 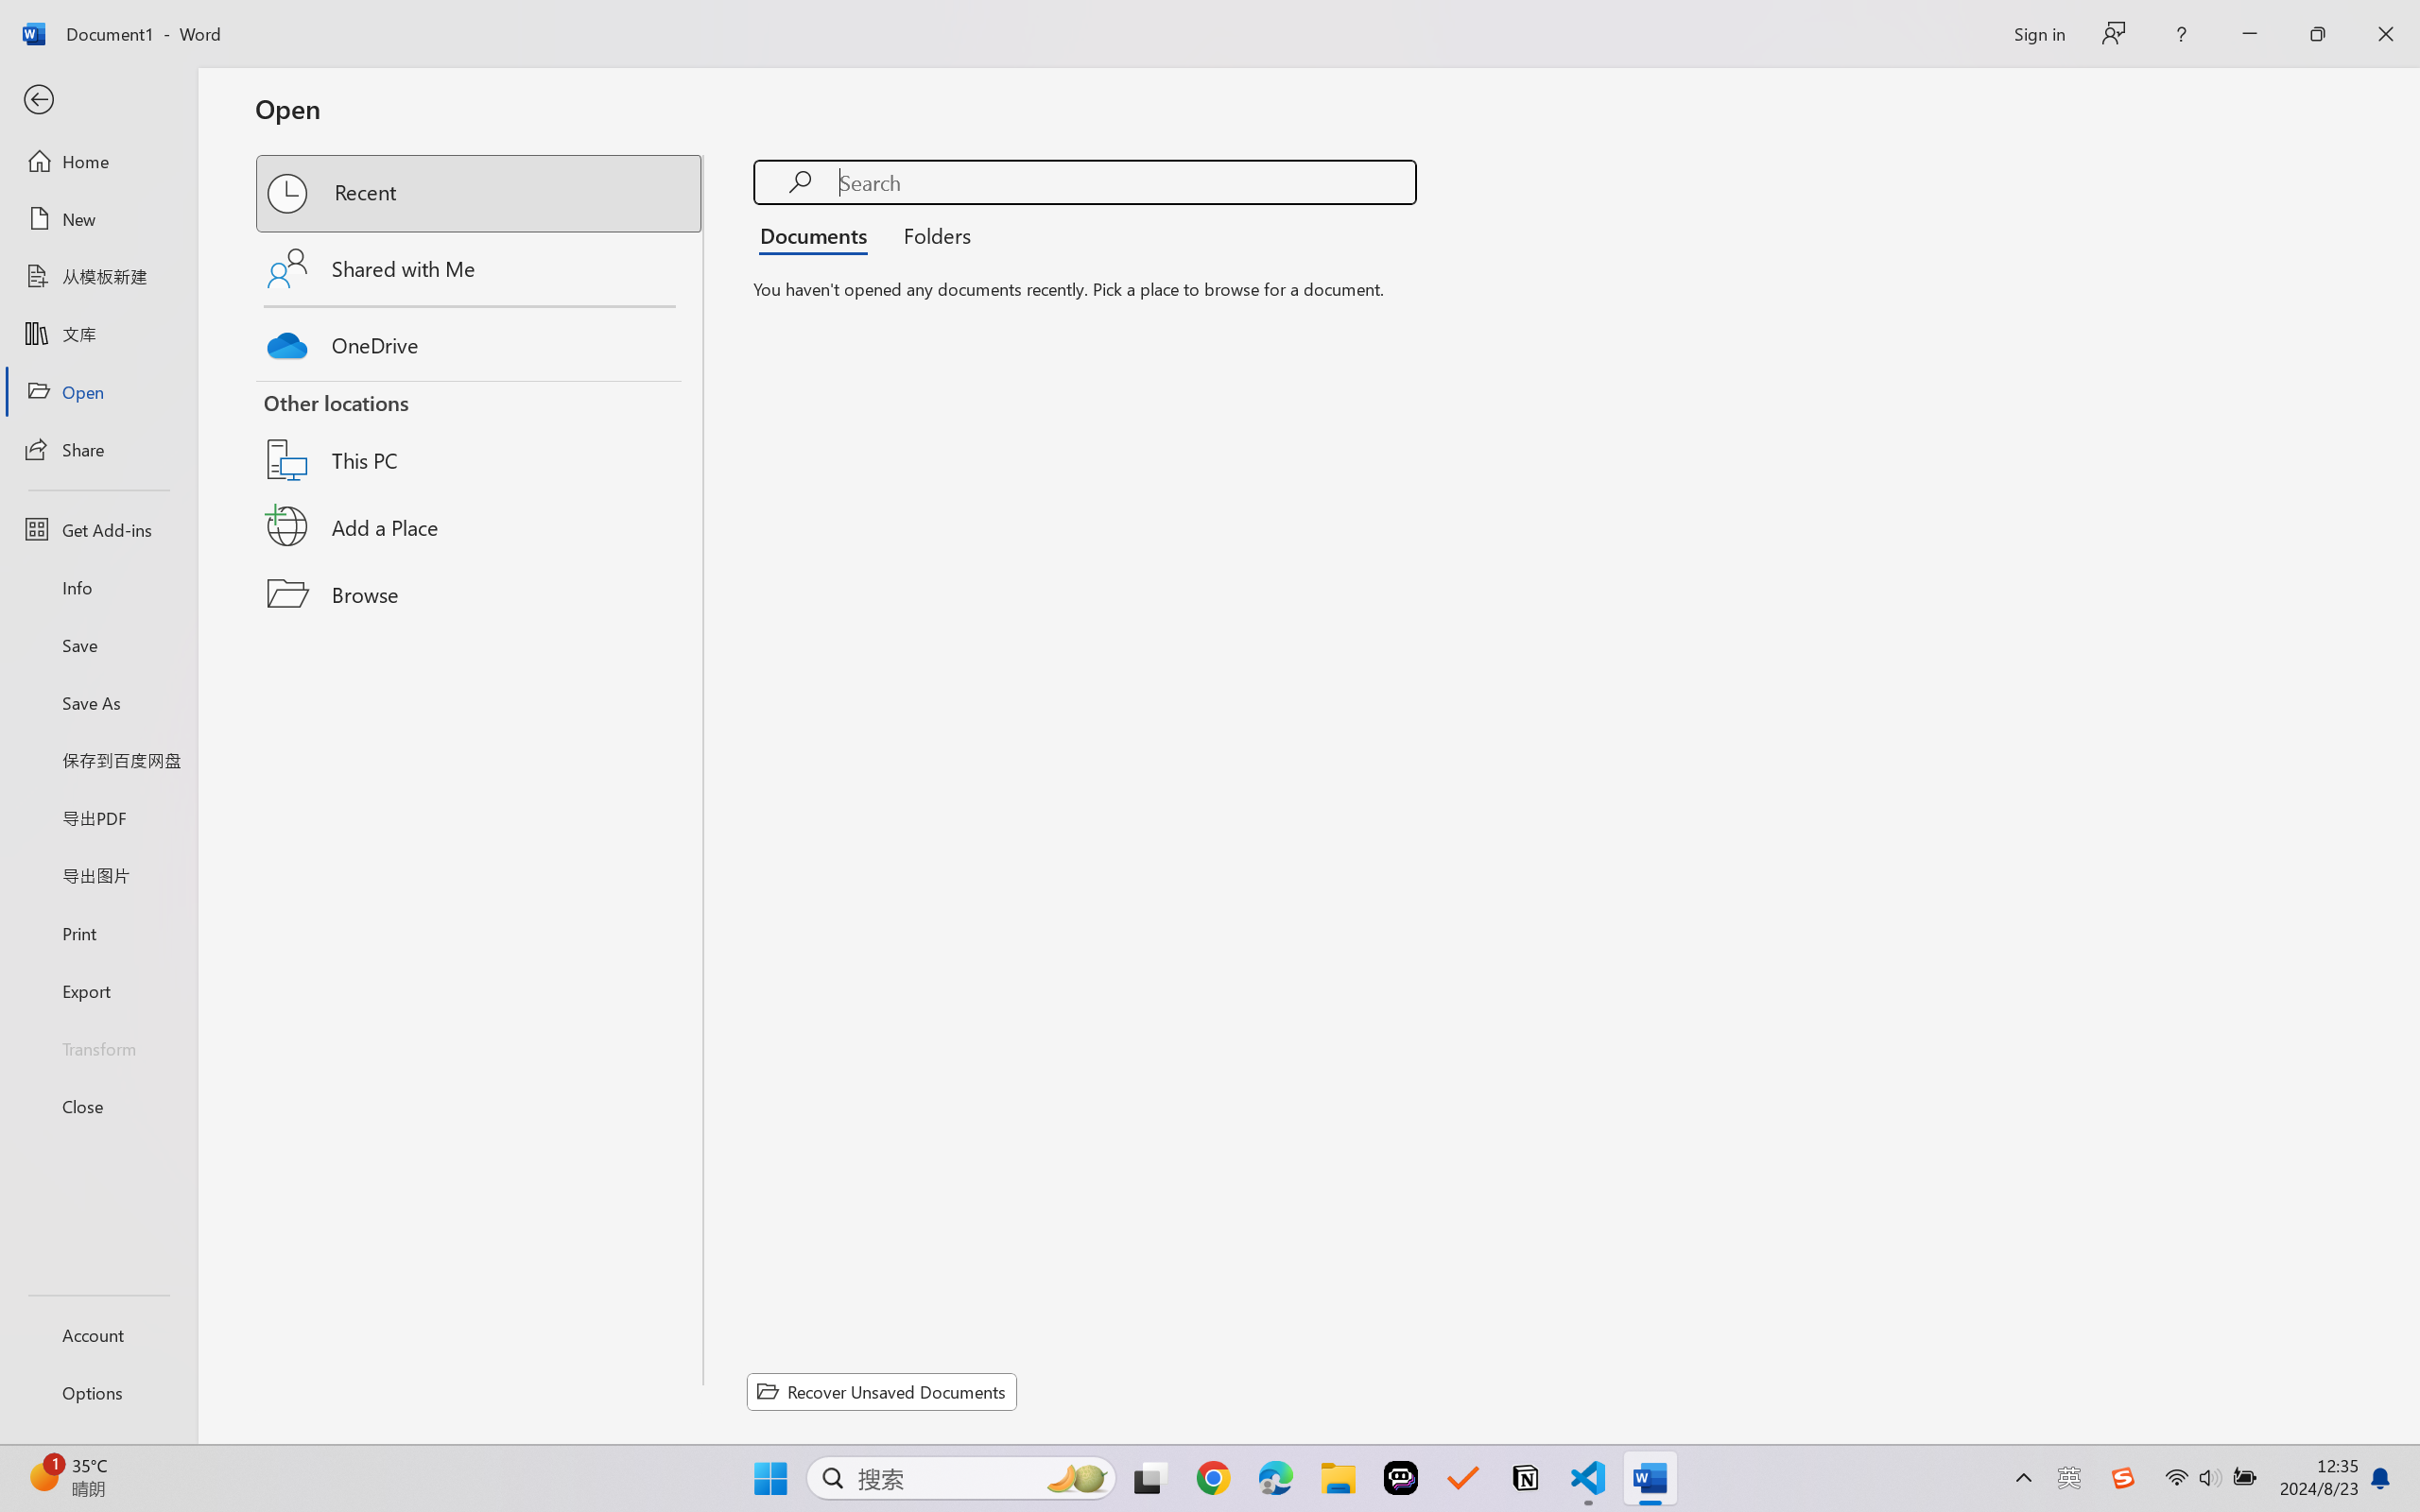 What do you see at coordinates (480, 340) in the screenshot?
I see `'OneDrive'` at bounding box center [480, 340].